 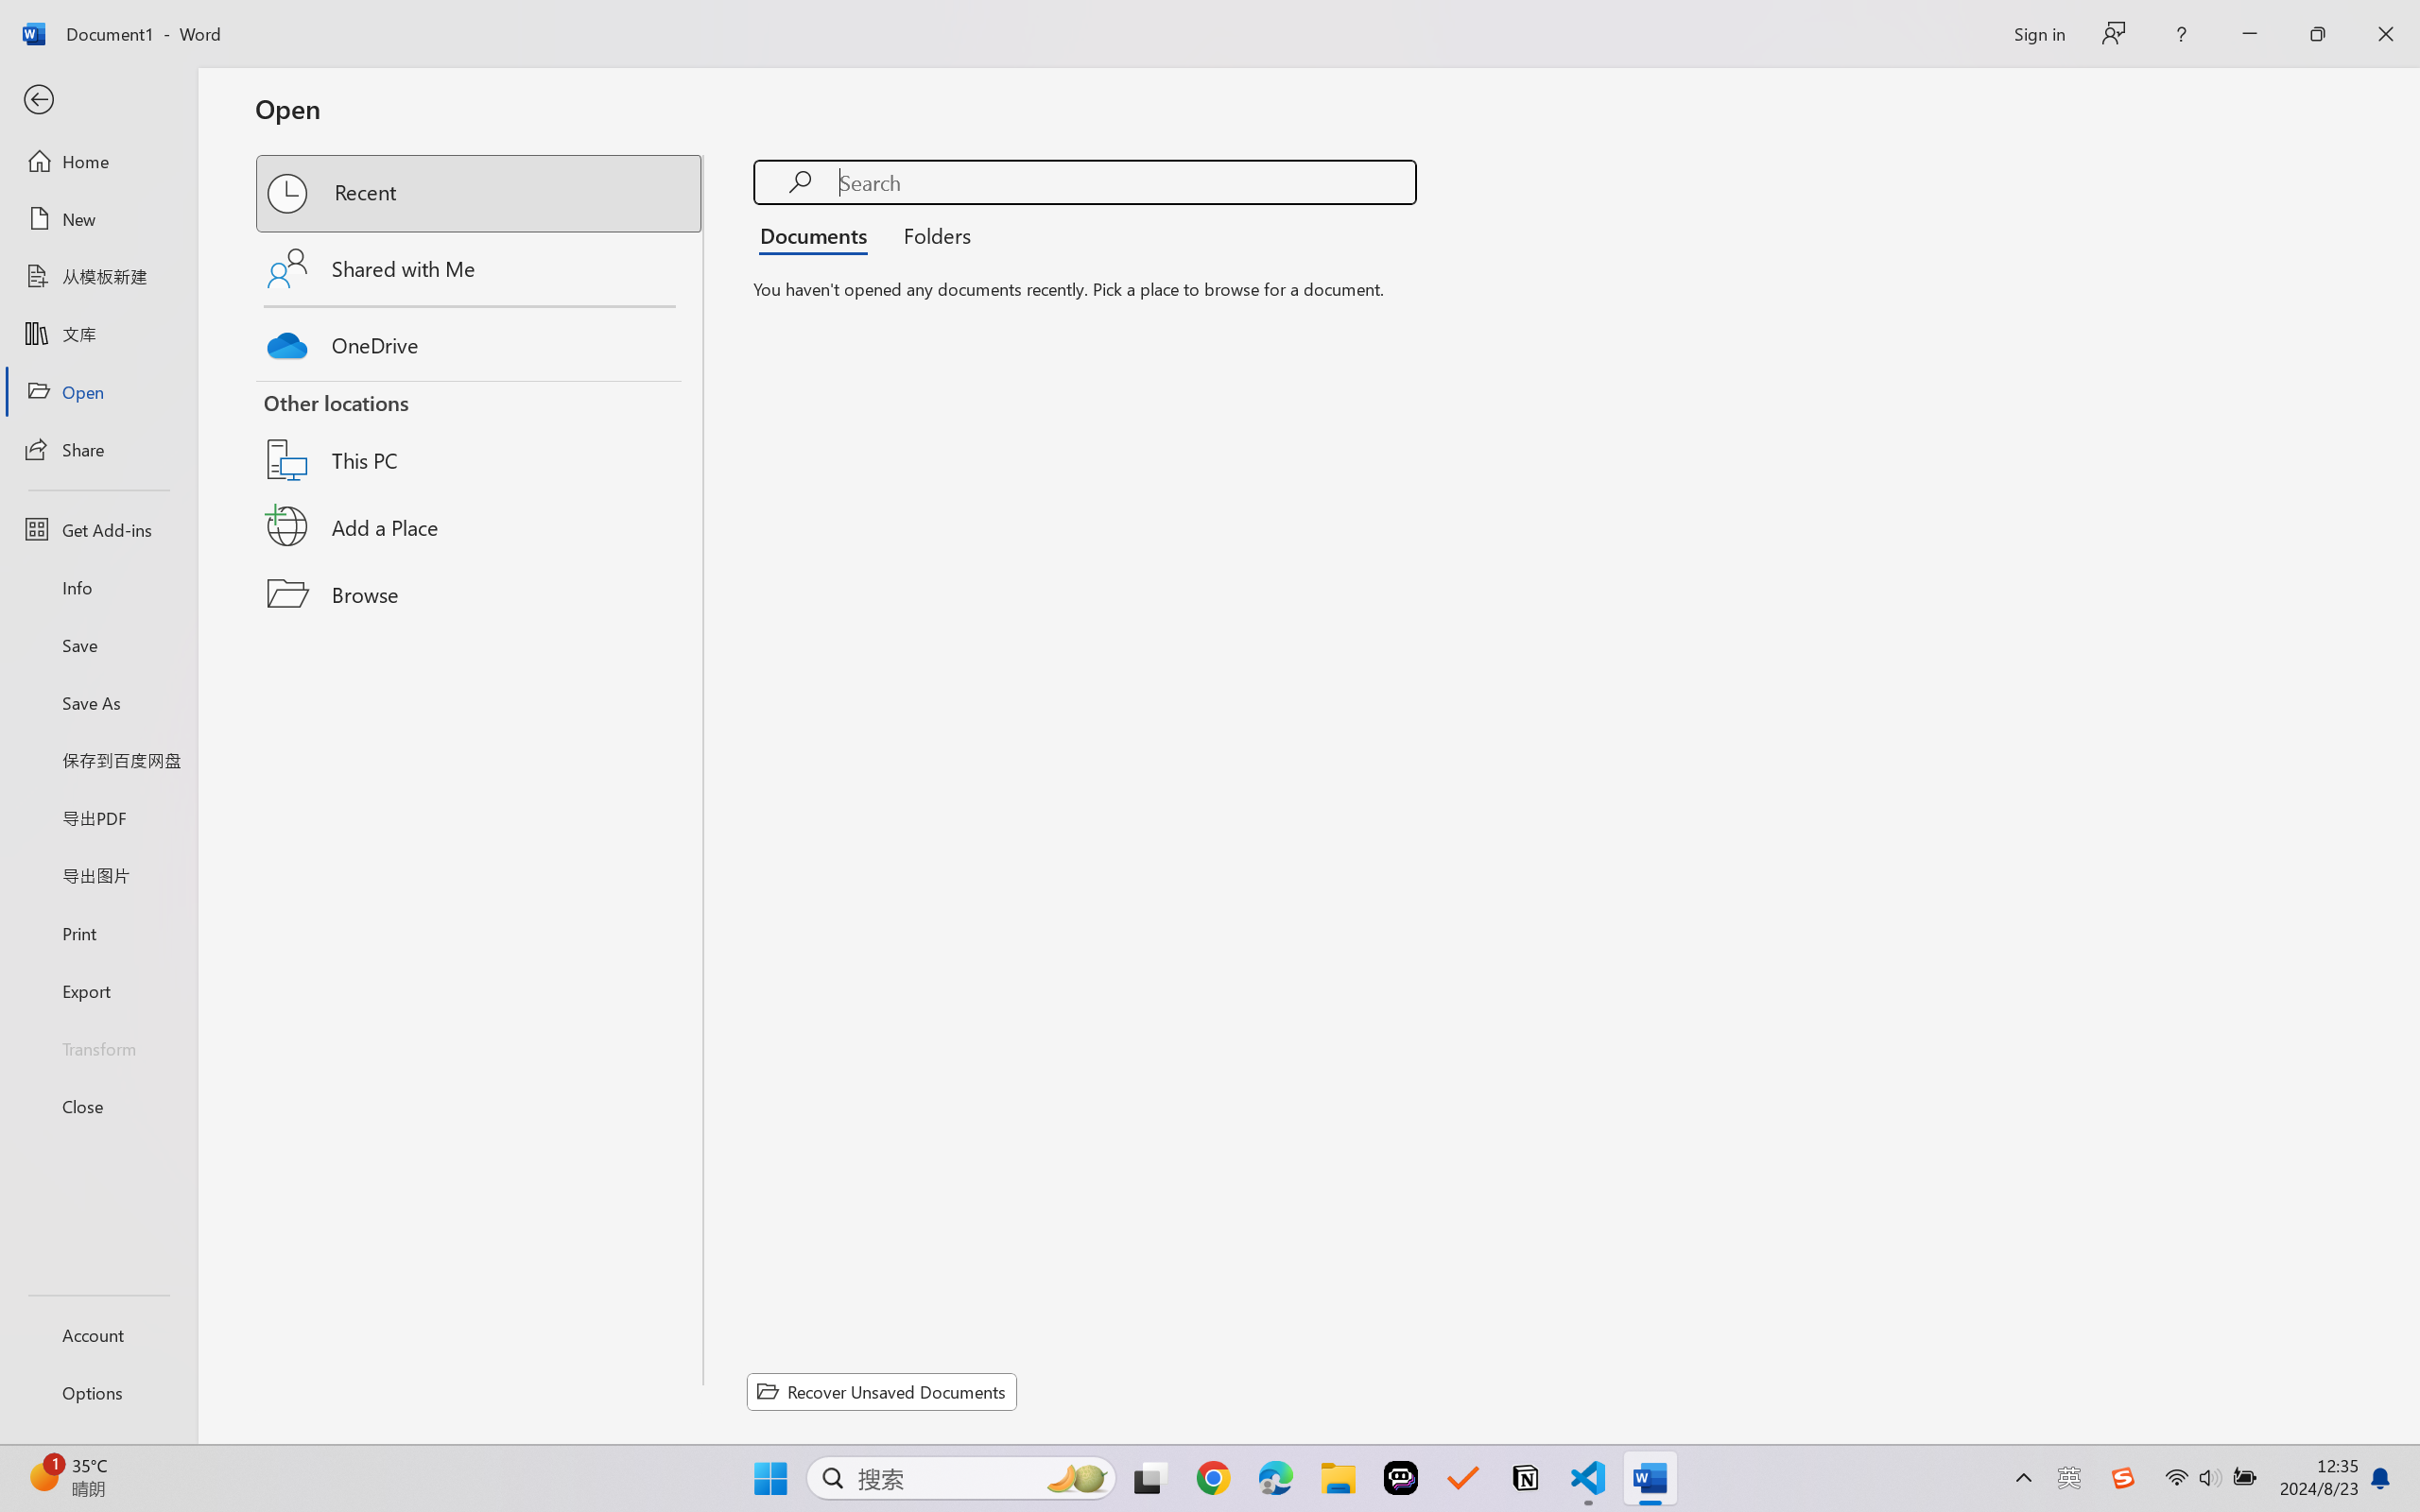 What do you see at coordinates (480, 340) in the screenshot?
I see `'OneDrive'` at bounding box center [480, 340].